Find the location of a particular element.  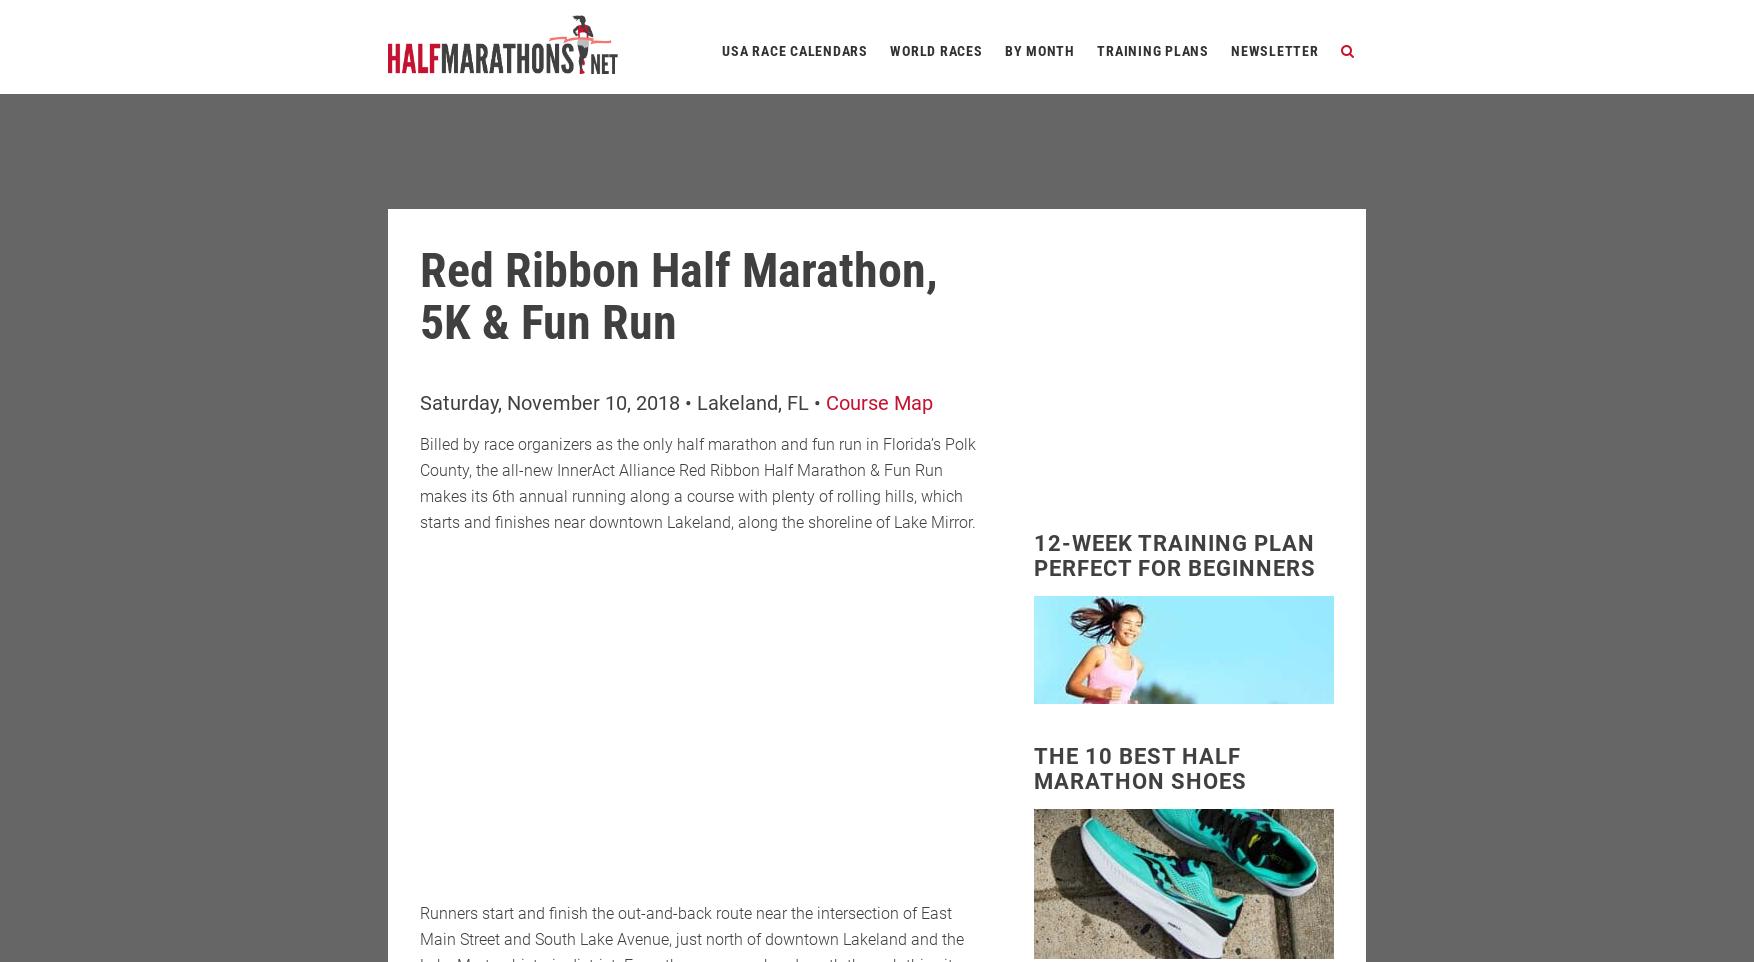

'Billed by race organizers as the only half marathon and fun run in Florida’s Polk County, the all-new InnerAct Alliance Red Ribbon Half Marathon & Fun Run makes its 6th annual running along a course with plenty of rolling hills, which starts and finishes near downtown Lakeland, along the shoreline of Lake Mirror.' is located at coordinates (696, 482).